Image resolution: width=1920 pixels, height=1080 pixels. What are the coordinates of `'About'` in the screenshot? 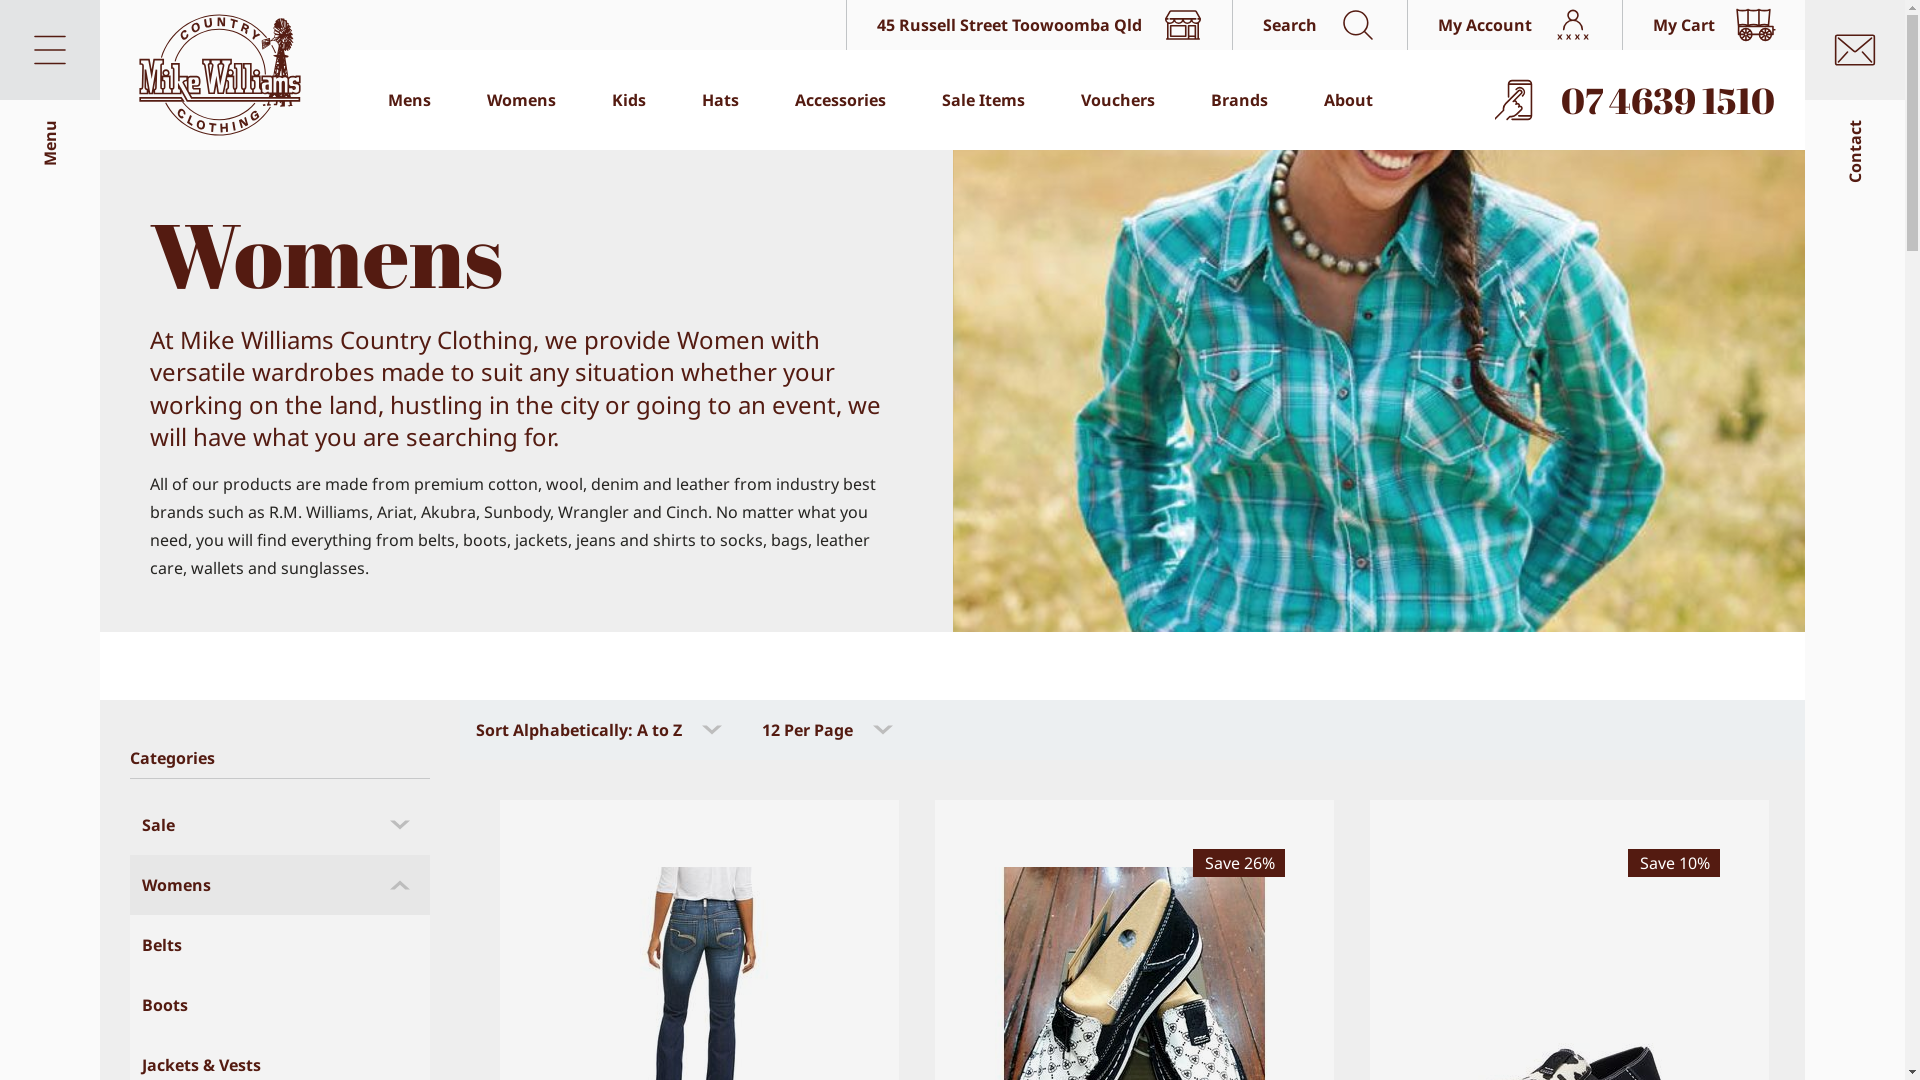 It's located at (1348, 100).